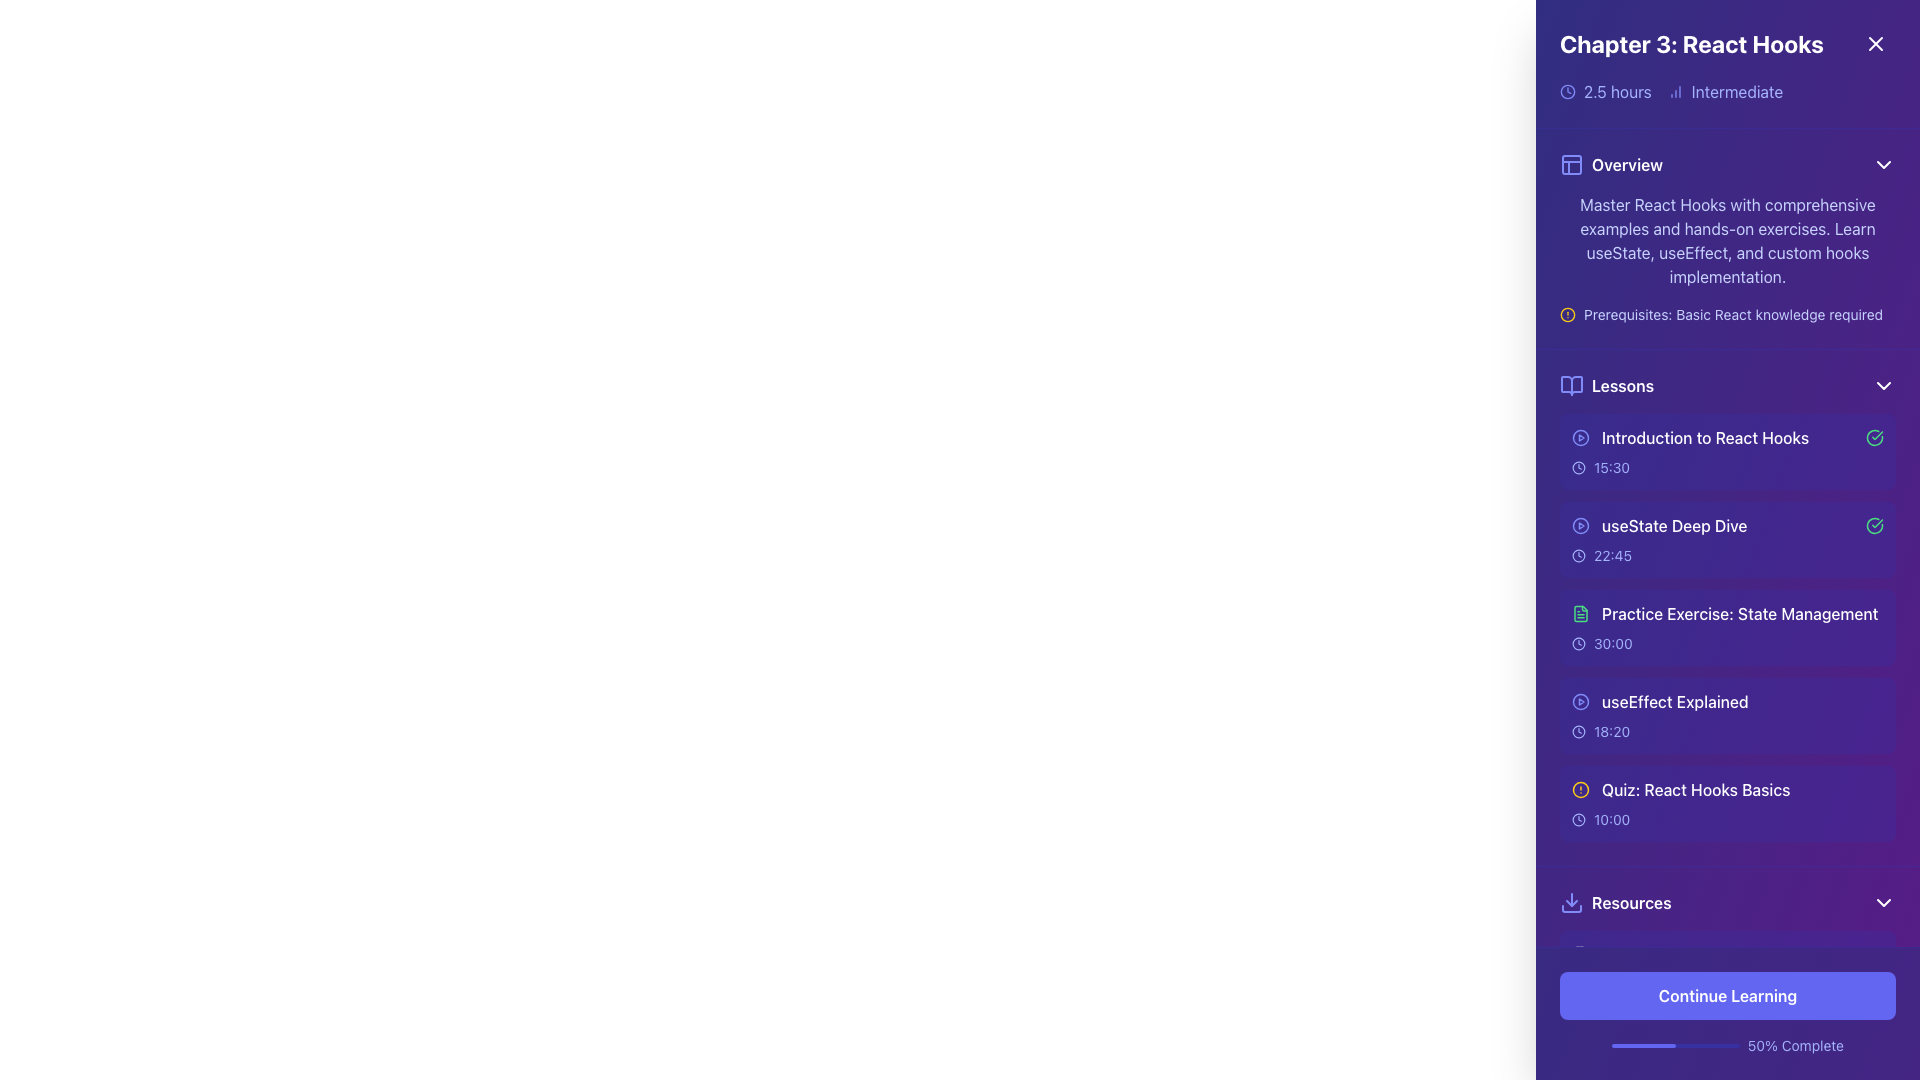 This screenshot has height=1080, width=1920. I want to click on the small green circle containing a checkmark icon that represents a completed status, located in the Lessons section, associated with the lesson titled 'useState Deep Dive', so click(1874, 524).